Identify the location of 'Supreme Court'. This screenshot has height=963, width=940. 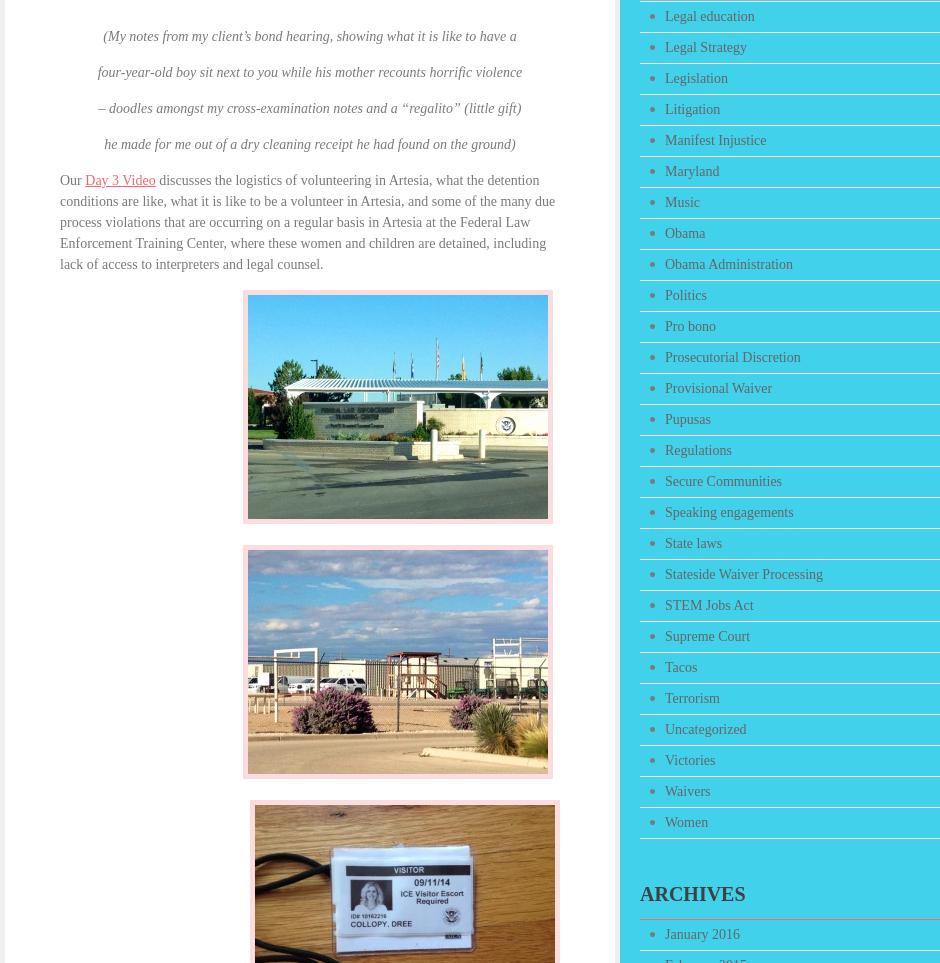
(707, 635).